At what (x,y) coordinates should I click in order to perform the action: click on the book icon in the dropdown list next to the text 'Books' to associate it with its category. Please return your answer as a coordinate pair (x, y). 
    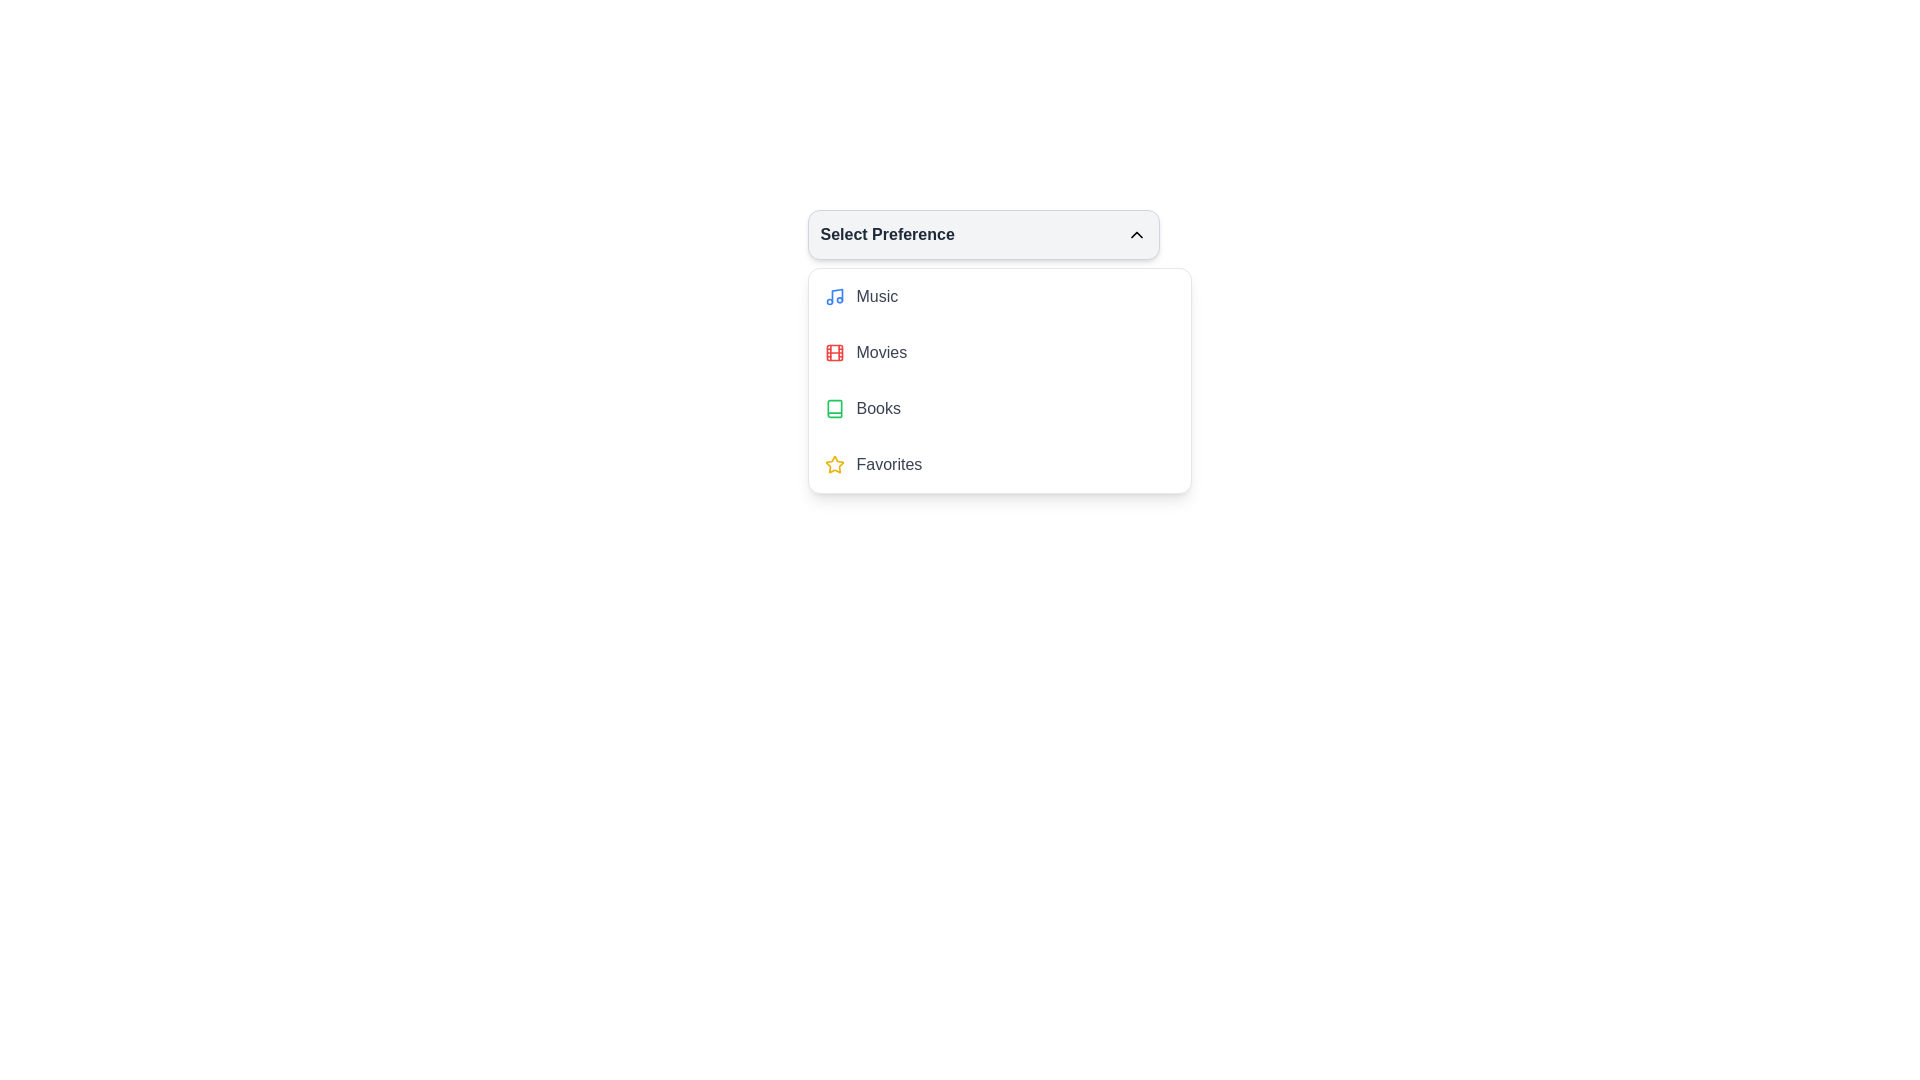
    Looking at the image, I should click on (834, 407).